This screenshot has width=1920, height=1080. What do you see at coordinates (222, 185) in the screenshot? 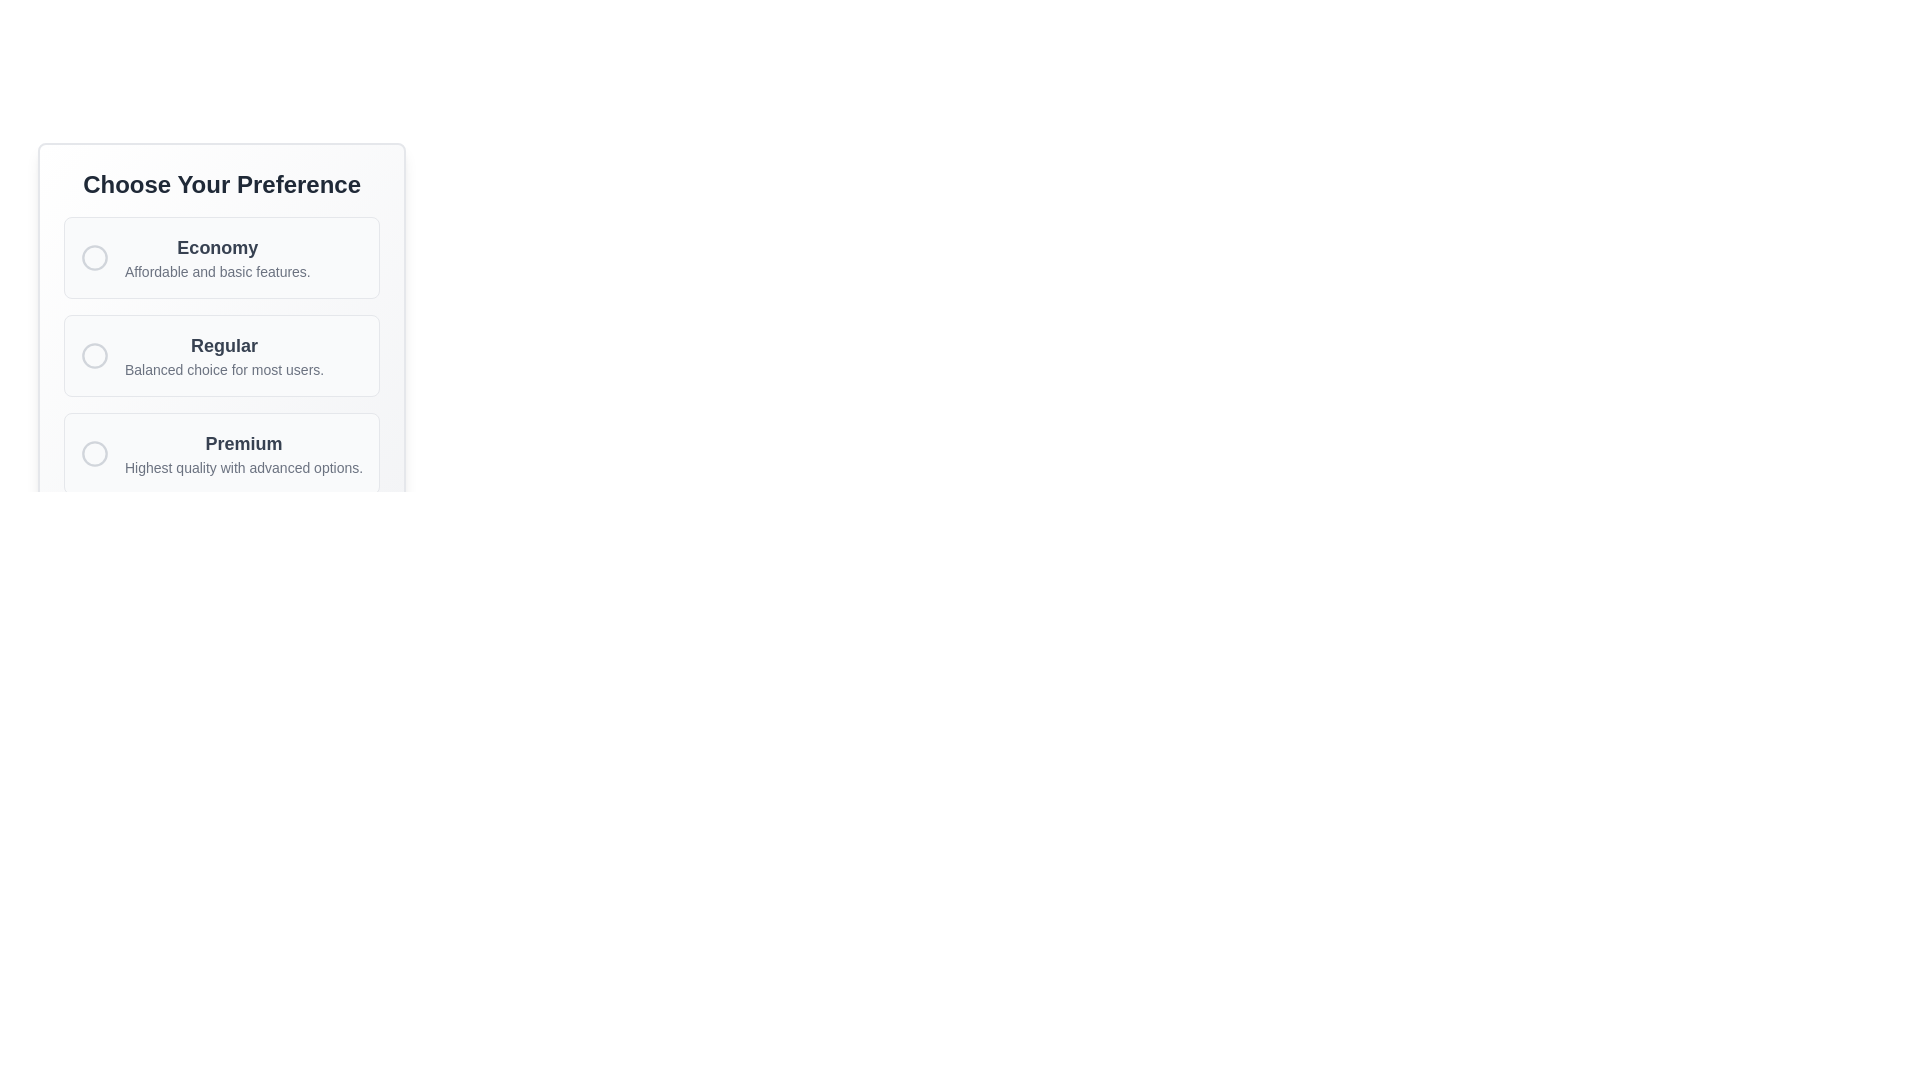
I see `the main heading 'Choose Your Preference' located at the top of the card that introduces the selection options underneath` at bounding box center [222, 185].